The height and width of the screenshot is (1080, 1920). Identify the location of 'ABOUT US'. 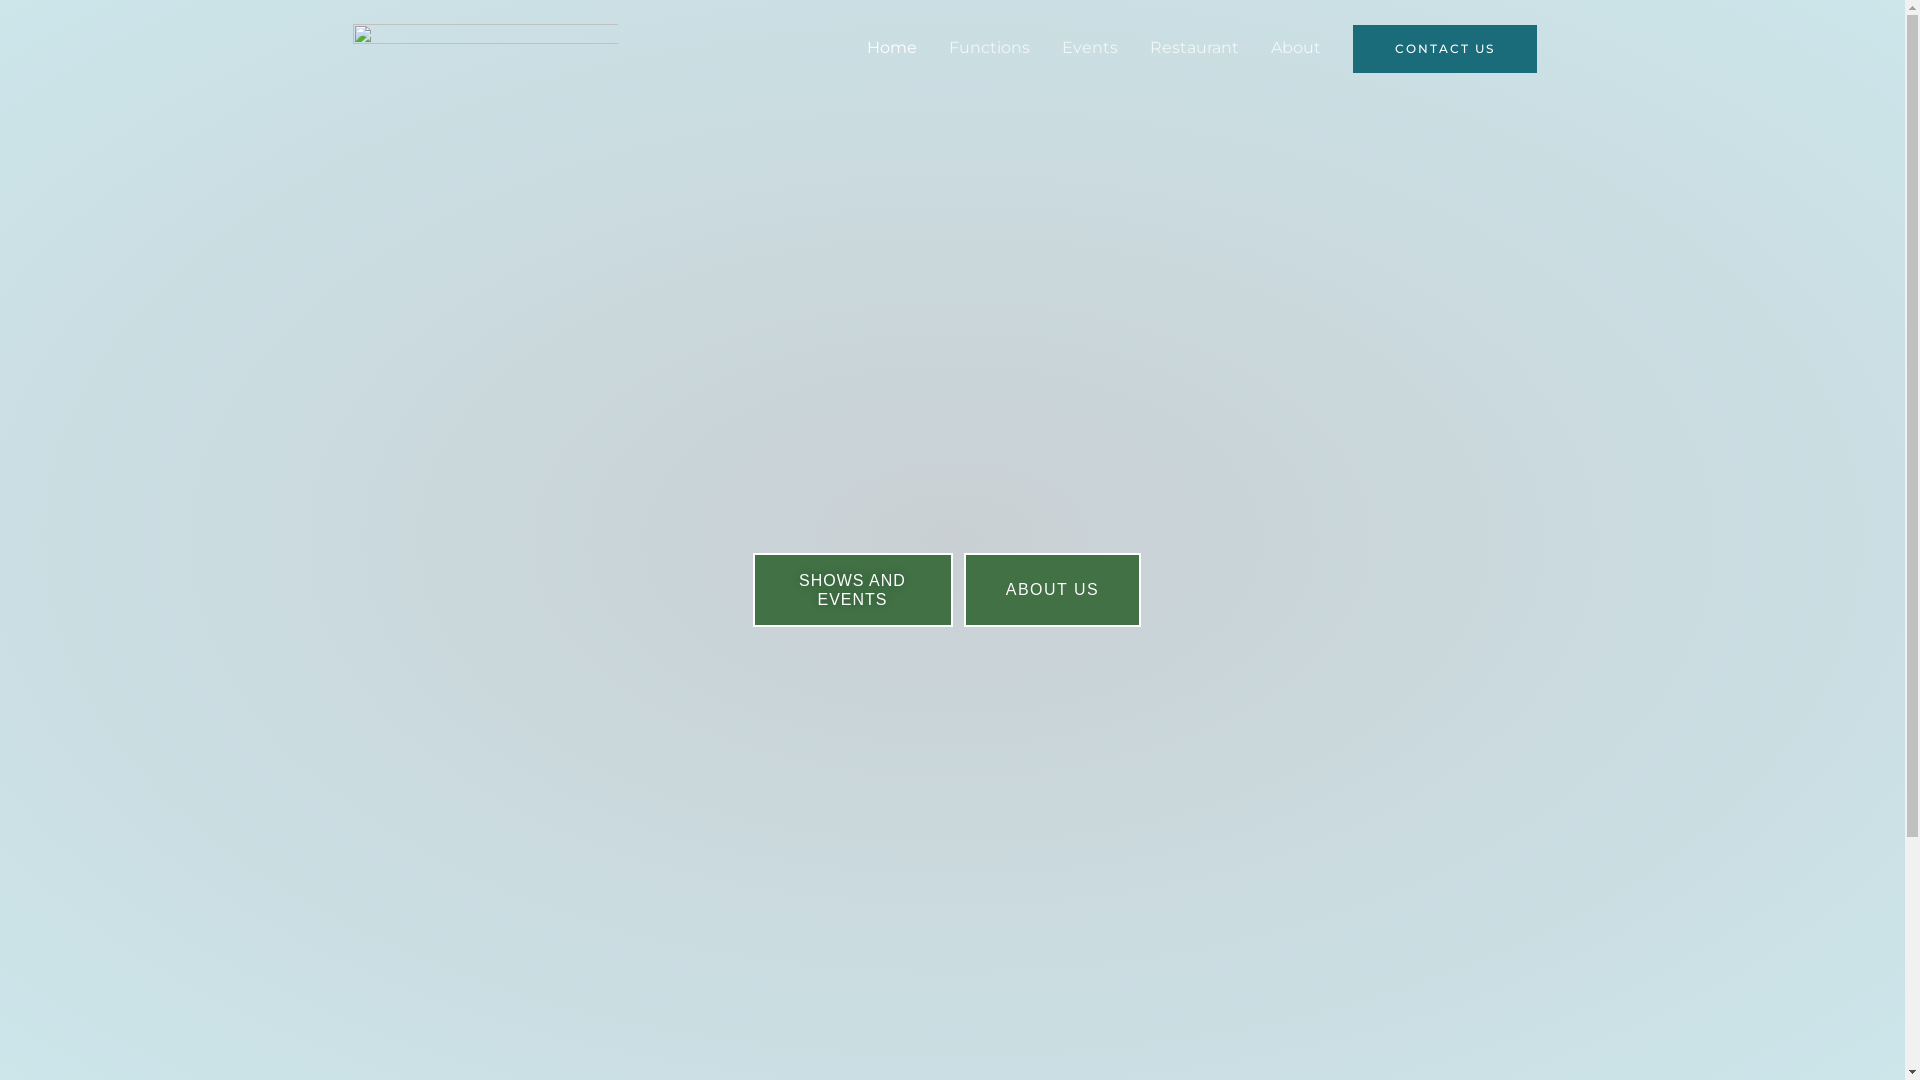
(964, 589).